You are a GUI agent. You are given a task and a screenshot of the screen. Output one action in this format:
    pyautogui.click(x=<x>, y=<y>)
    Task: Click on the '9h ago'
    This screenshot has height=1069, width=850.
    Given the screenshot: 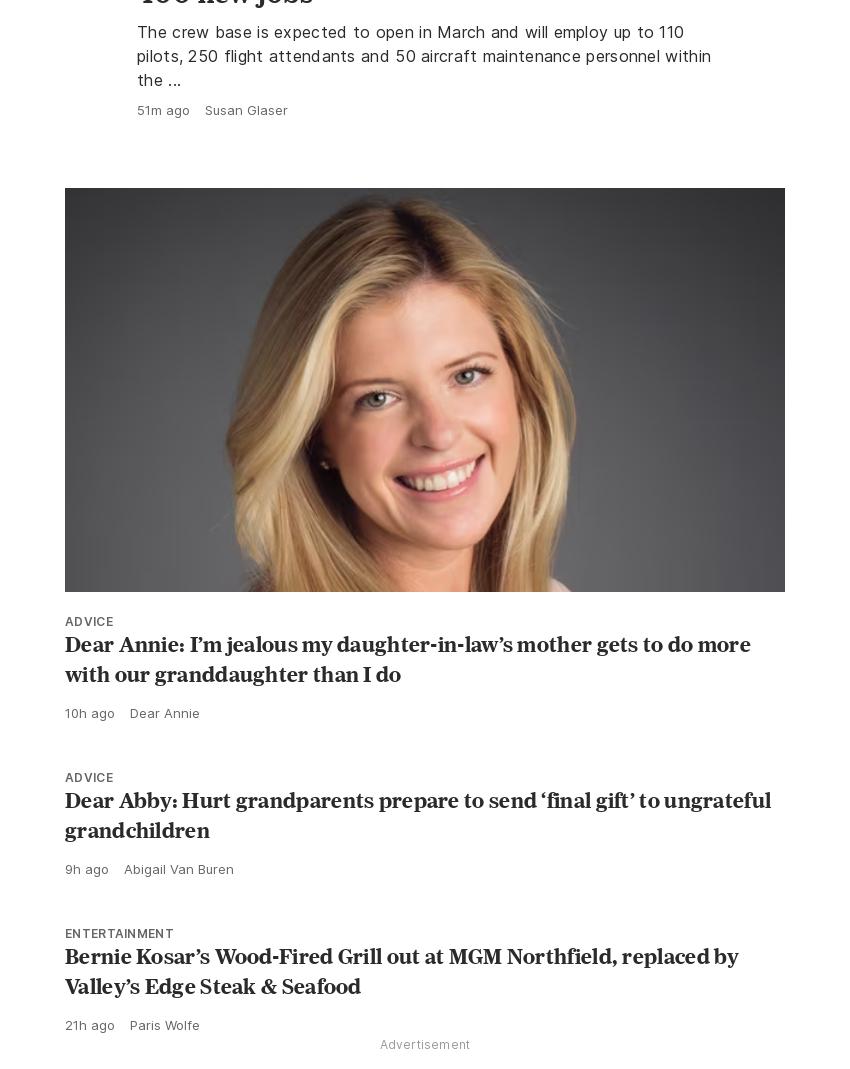 What is the action you would take?
    pyautogui.click(x=86, y=912)
    